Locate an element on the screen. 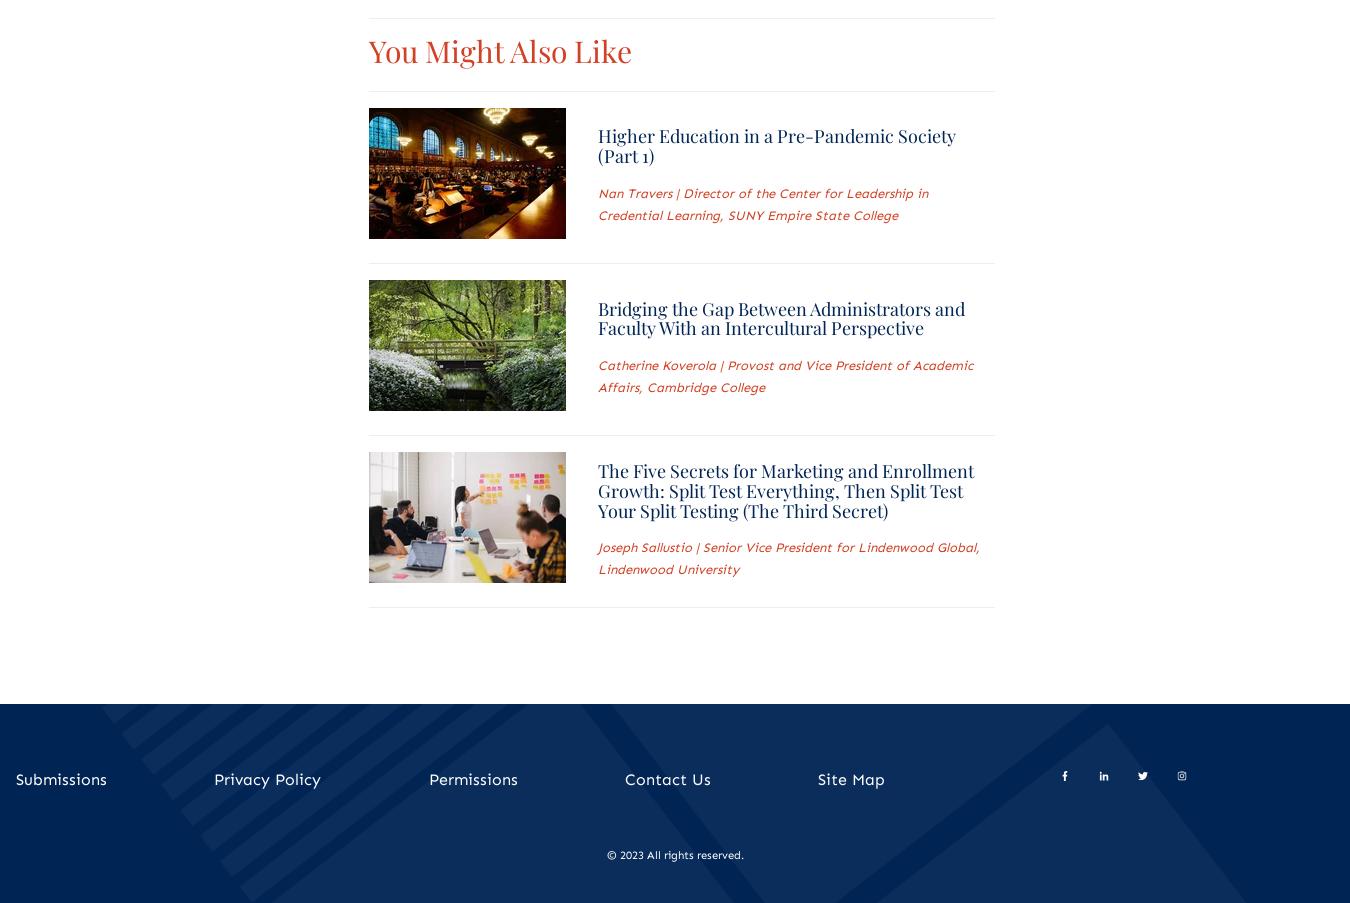  'Permissions' is located at coordinates (471, 778).